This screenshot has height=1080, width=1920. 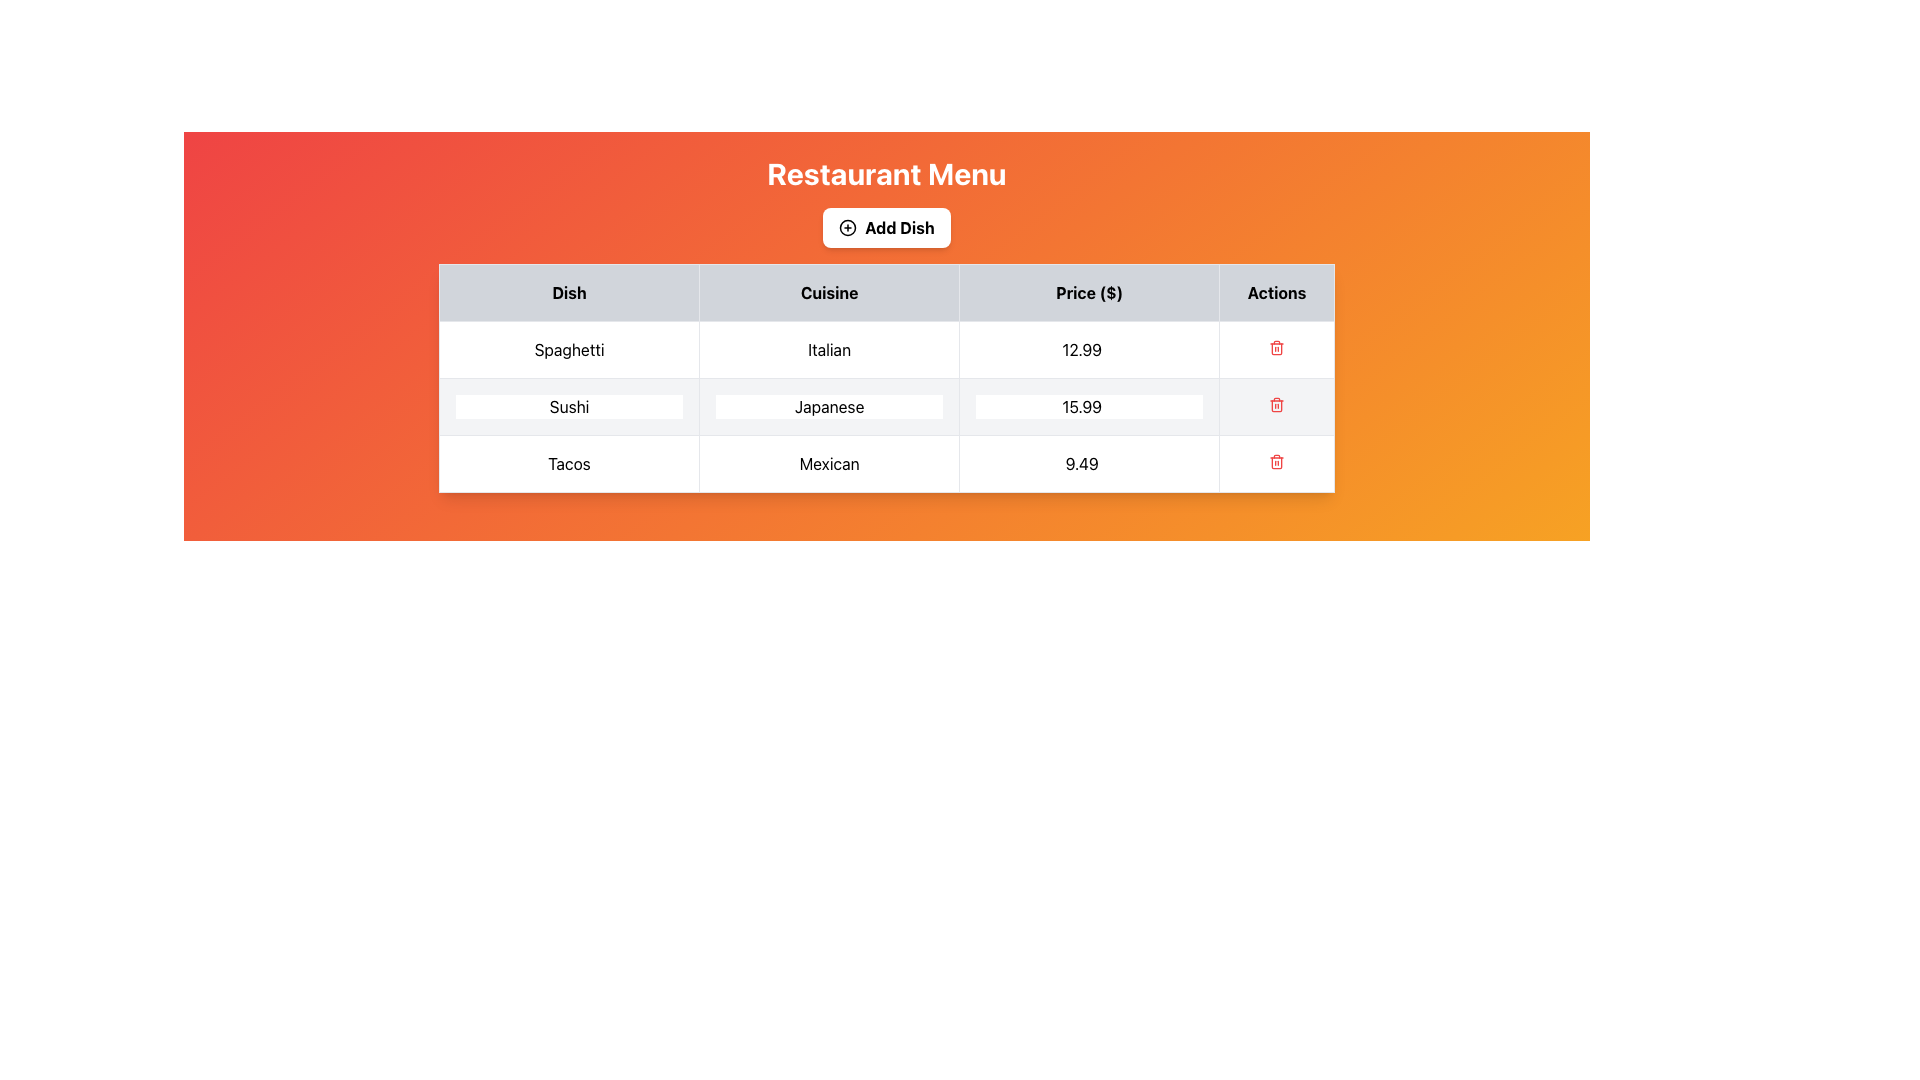 What do you see at coordinates (1088, 406) in the screenshot?
I see `the text input box for the price of the dish 'Sushi' in the 'Price ($)' column of the restaurant menu` at bounding box center [1088, 406].